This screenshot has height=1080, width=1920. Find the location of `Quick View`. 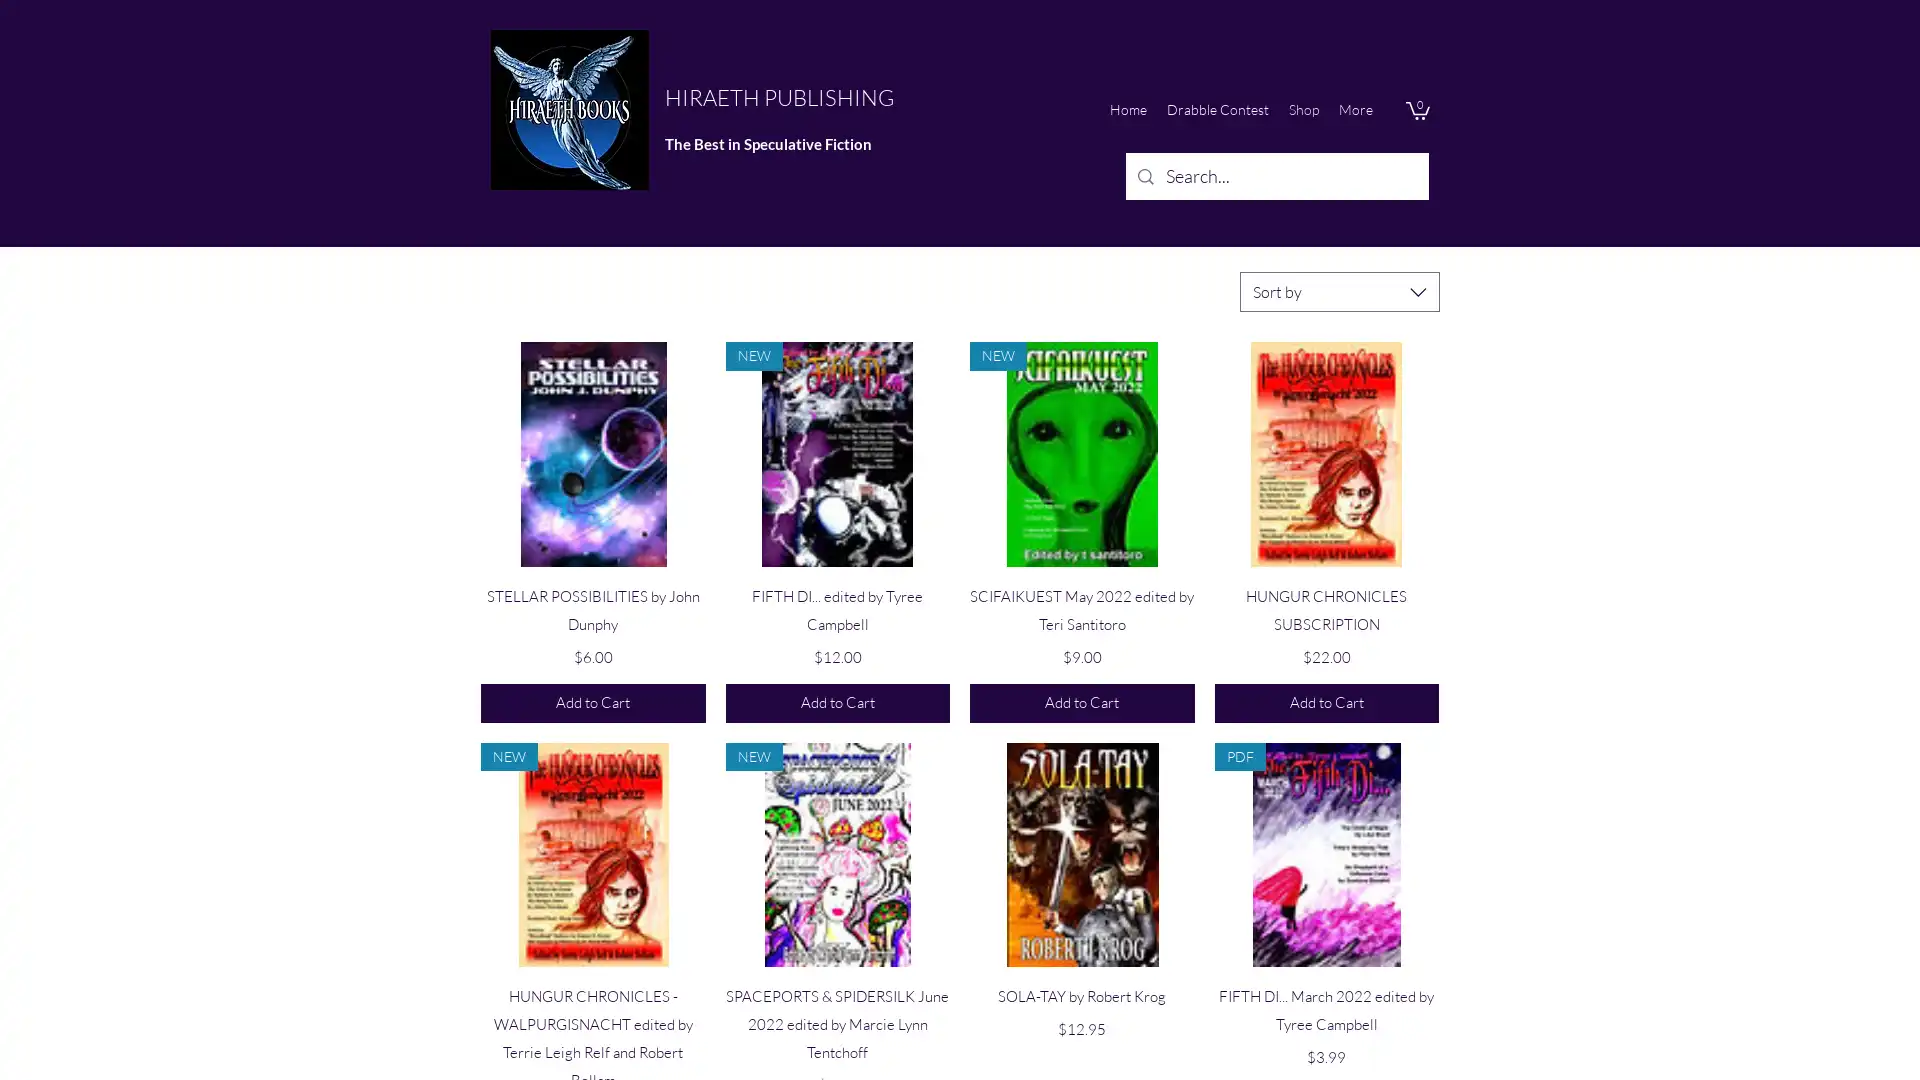

Quick View is located at coordinates (592, 589).